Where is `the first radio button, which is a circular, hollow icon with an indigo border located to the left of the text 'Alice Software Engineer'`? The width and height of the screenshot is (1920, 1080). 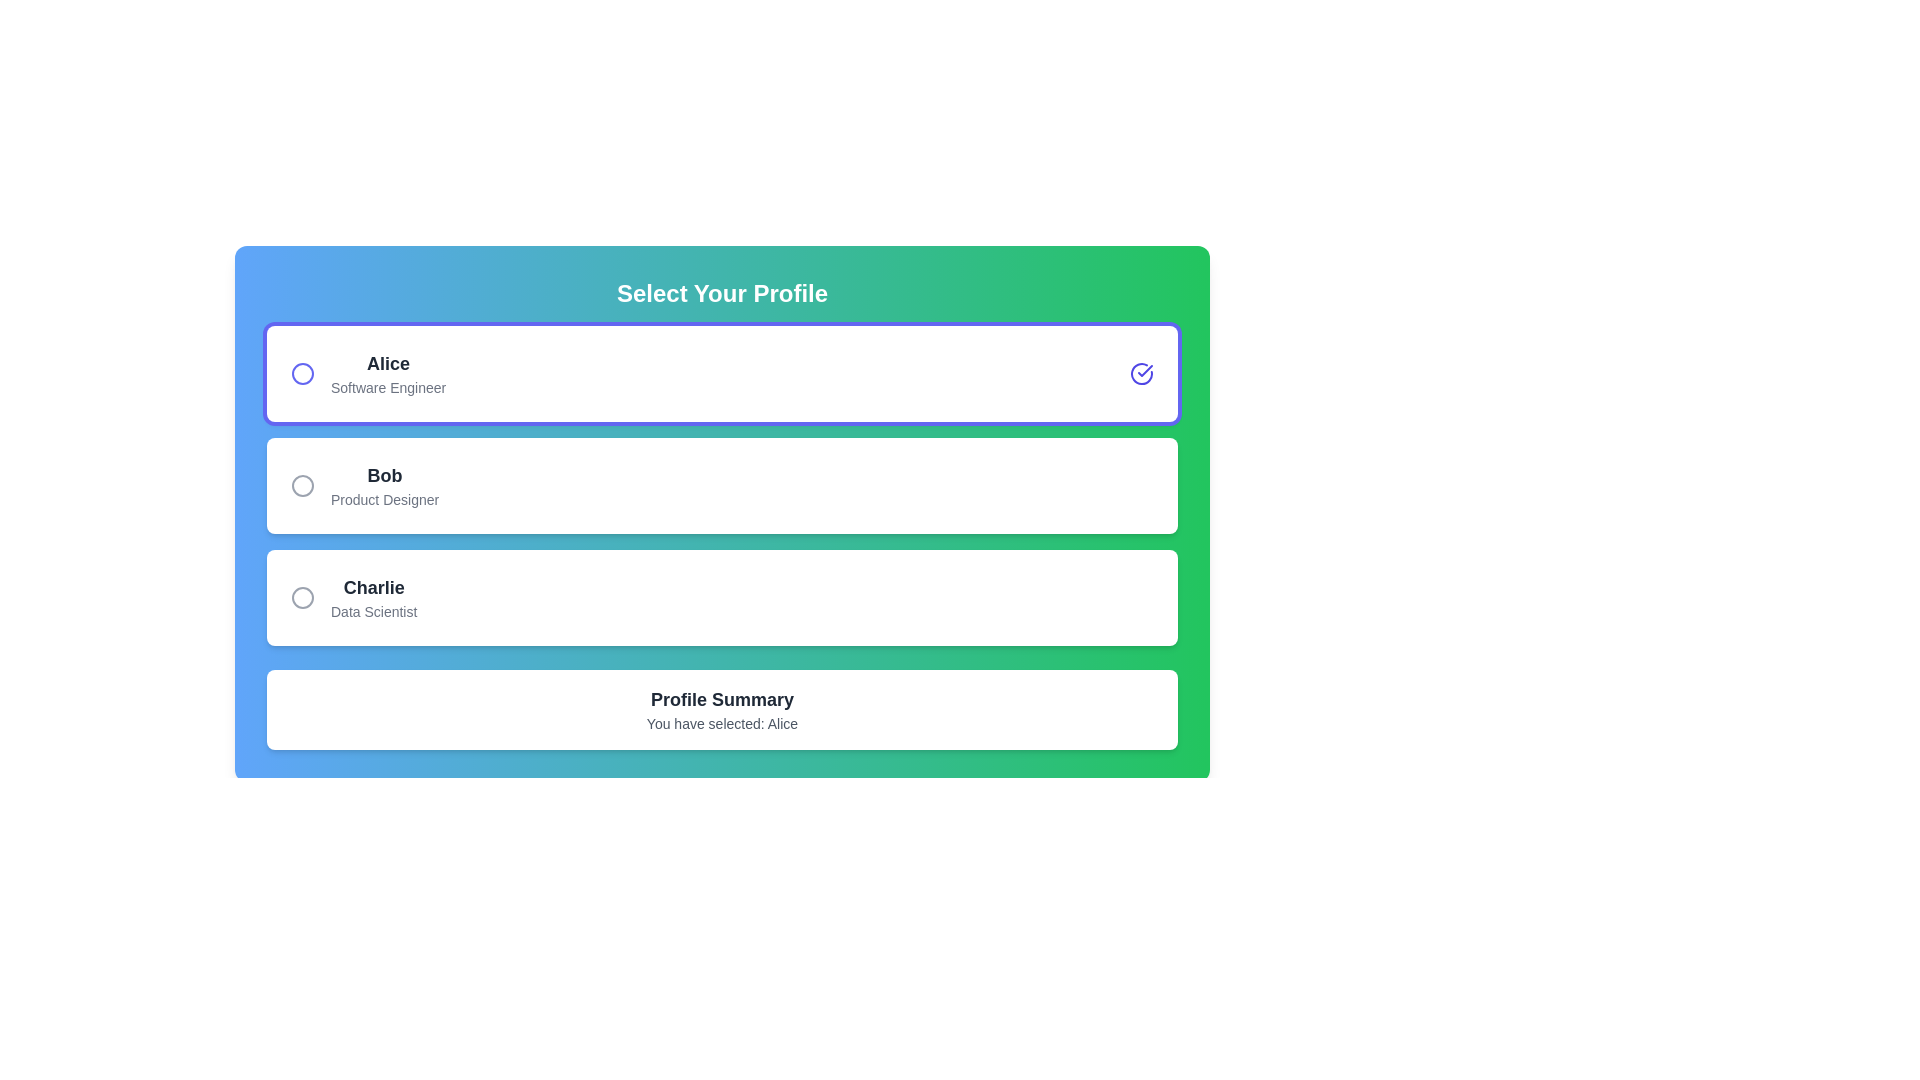 the first radio button, which is a circular, hollow icon with an indigo border located to the left of the text 'Alice Software Engineer' is located at coordinates (301, 374).